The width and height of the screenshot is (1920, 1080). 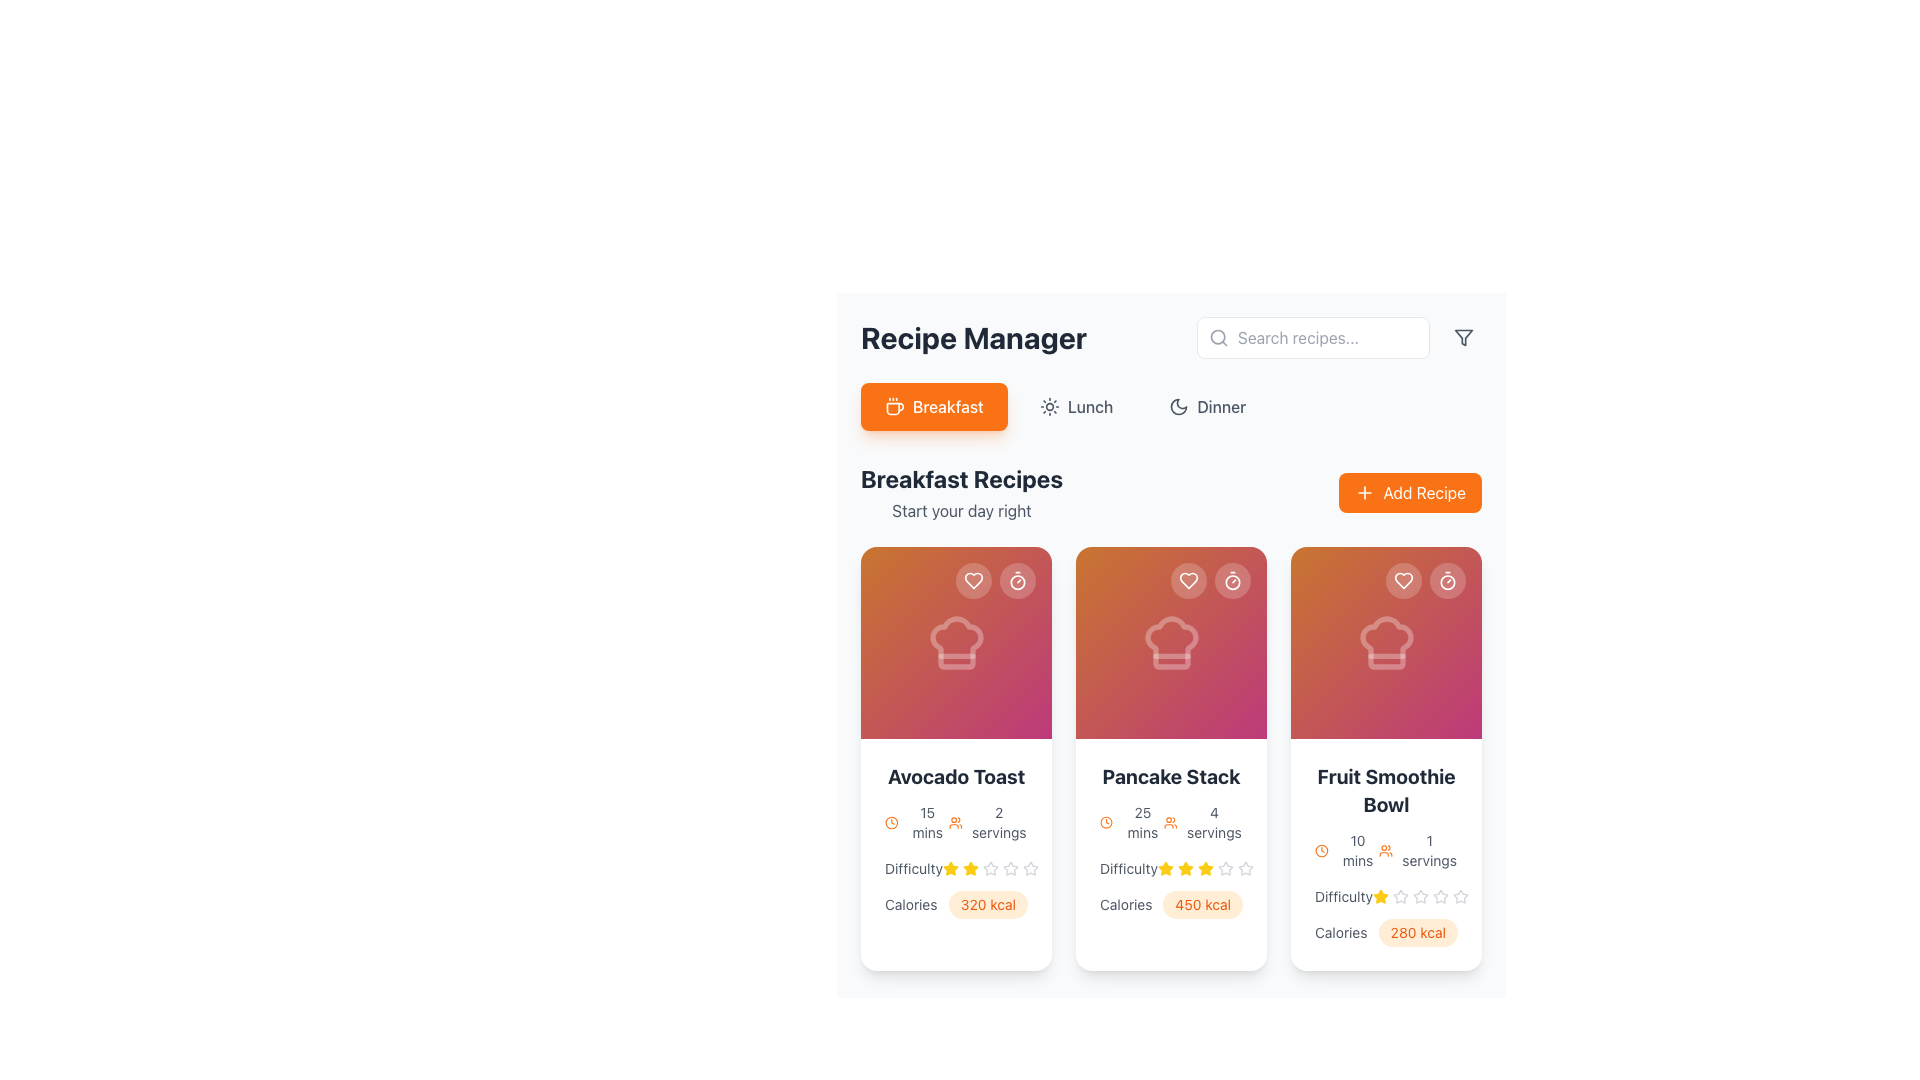 What do you see at coordinates (926, 822) in the screenshot?
I see `preparation time text label located beneath the clock icon and above the servings description in the first recipe card` at bounding box center [926, 822].